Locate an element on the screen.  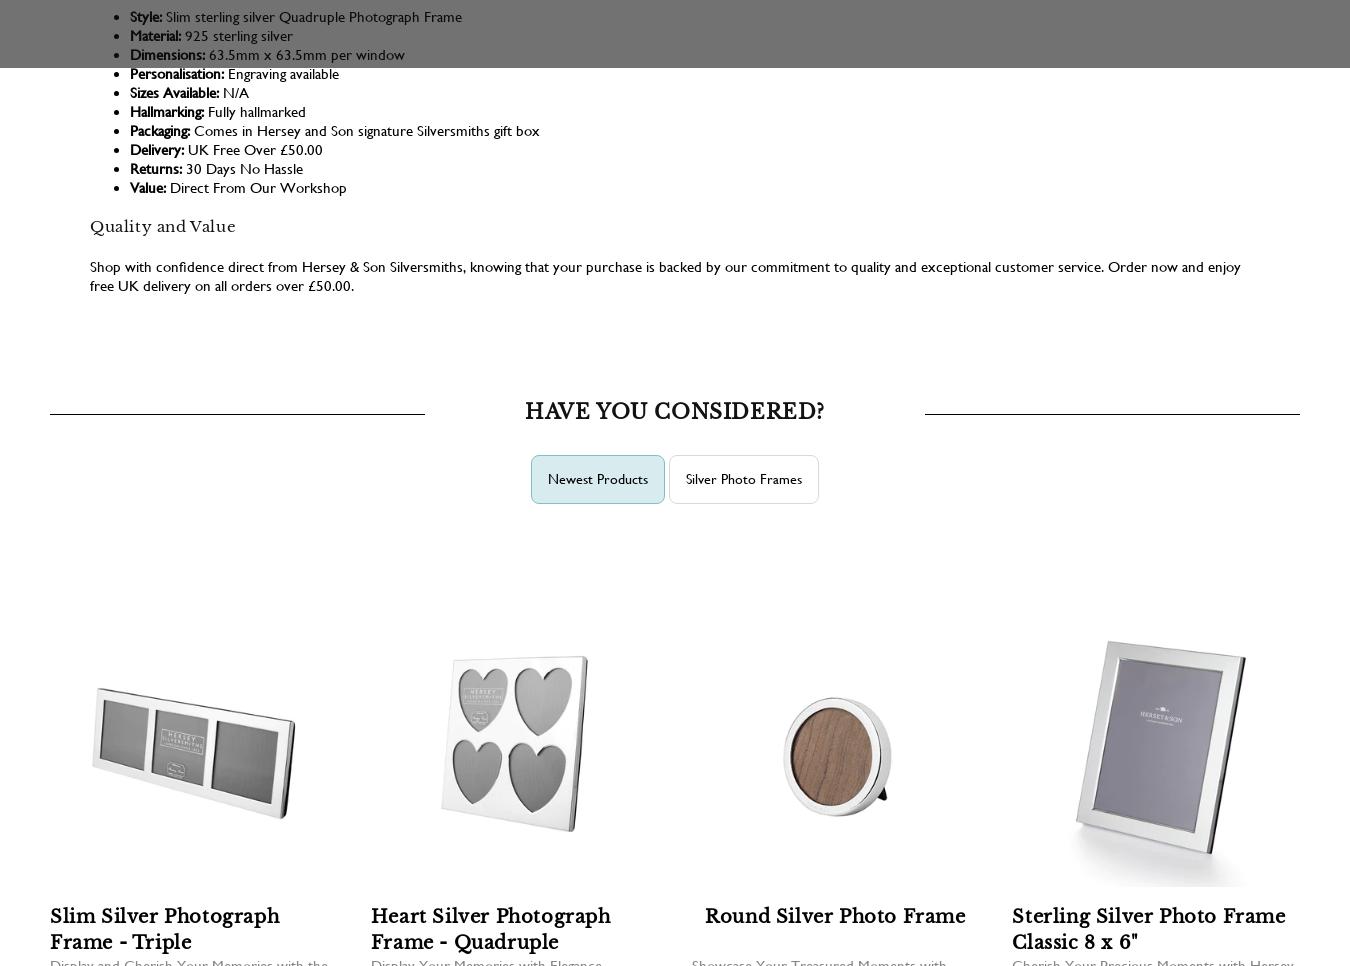
'Fully hallmarked' is located at coordinates (254, 111).